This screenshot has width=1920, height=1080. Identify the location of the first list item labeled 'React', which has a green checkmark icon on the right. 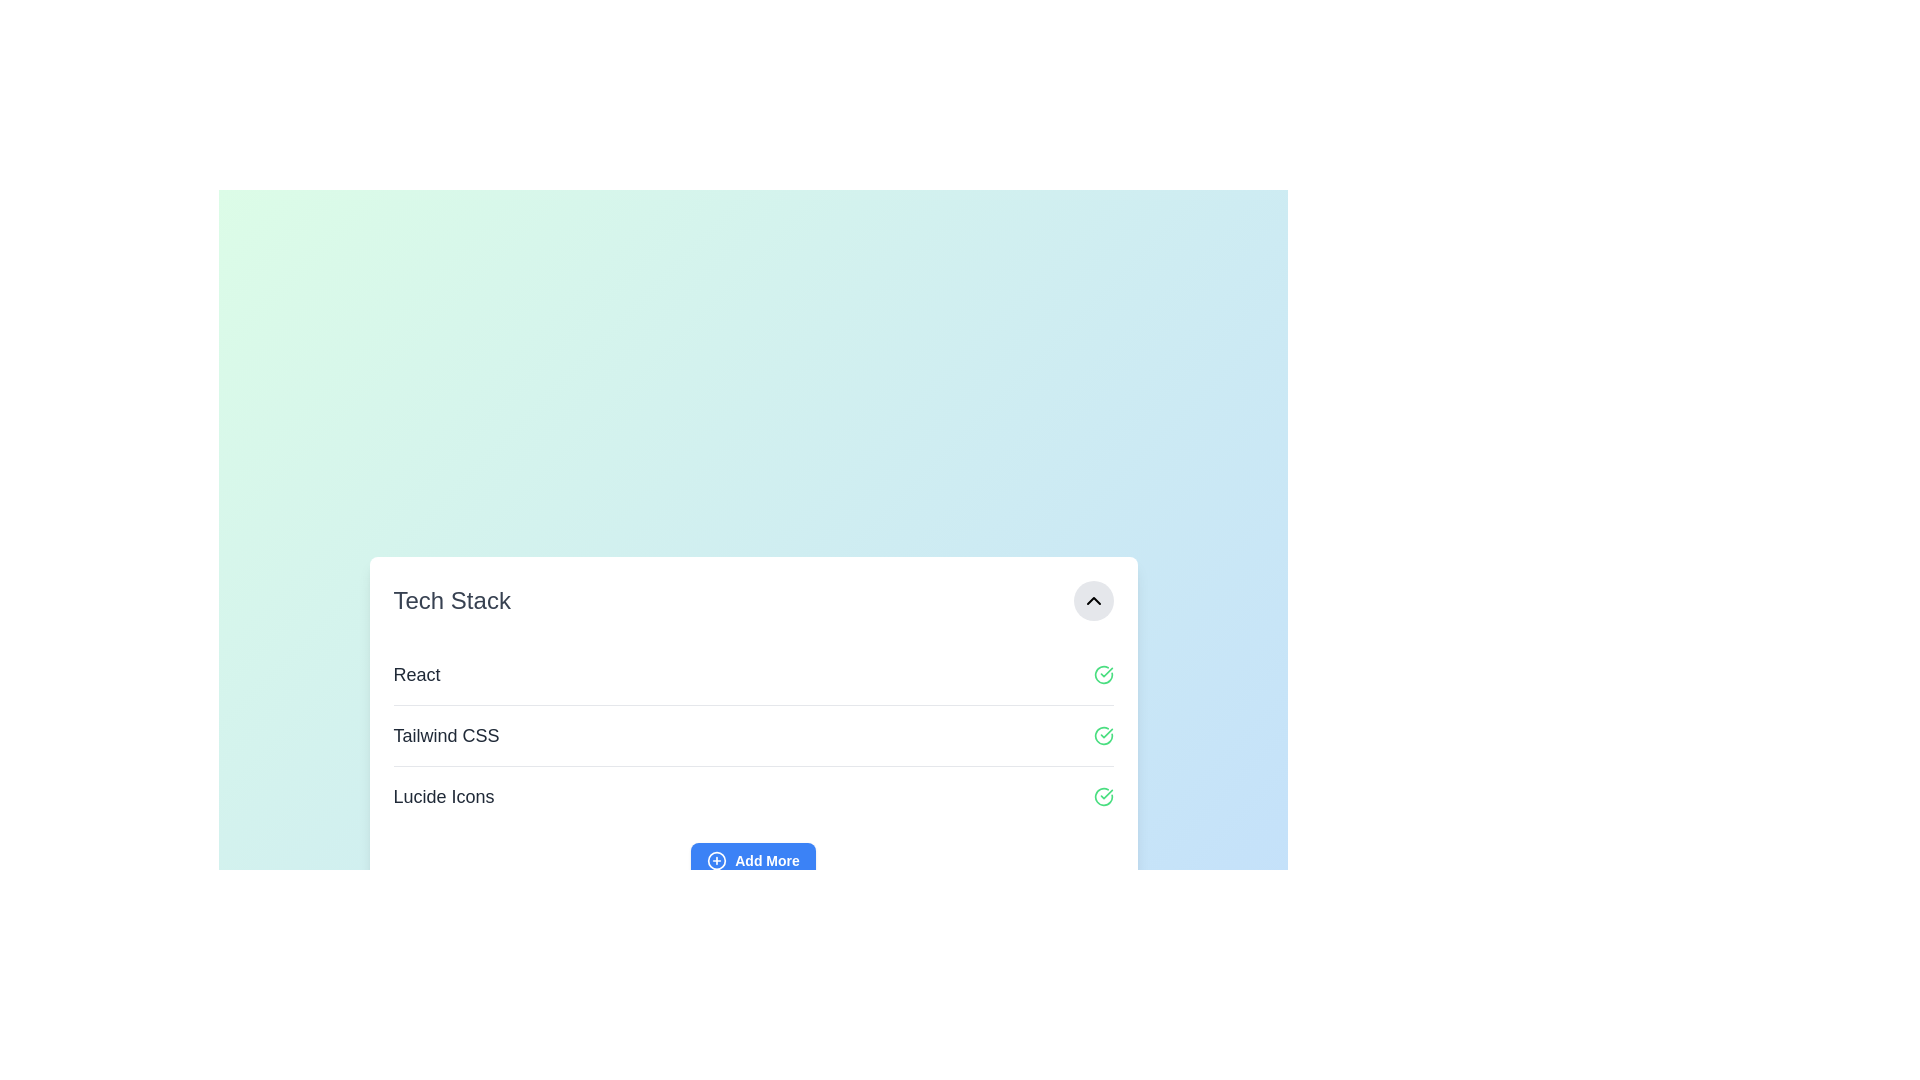
(752, 675).